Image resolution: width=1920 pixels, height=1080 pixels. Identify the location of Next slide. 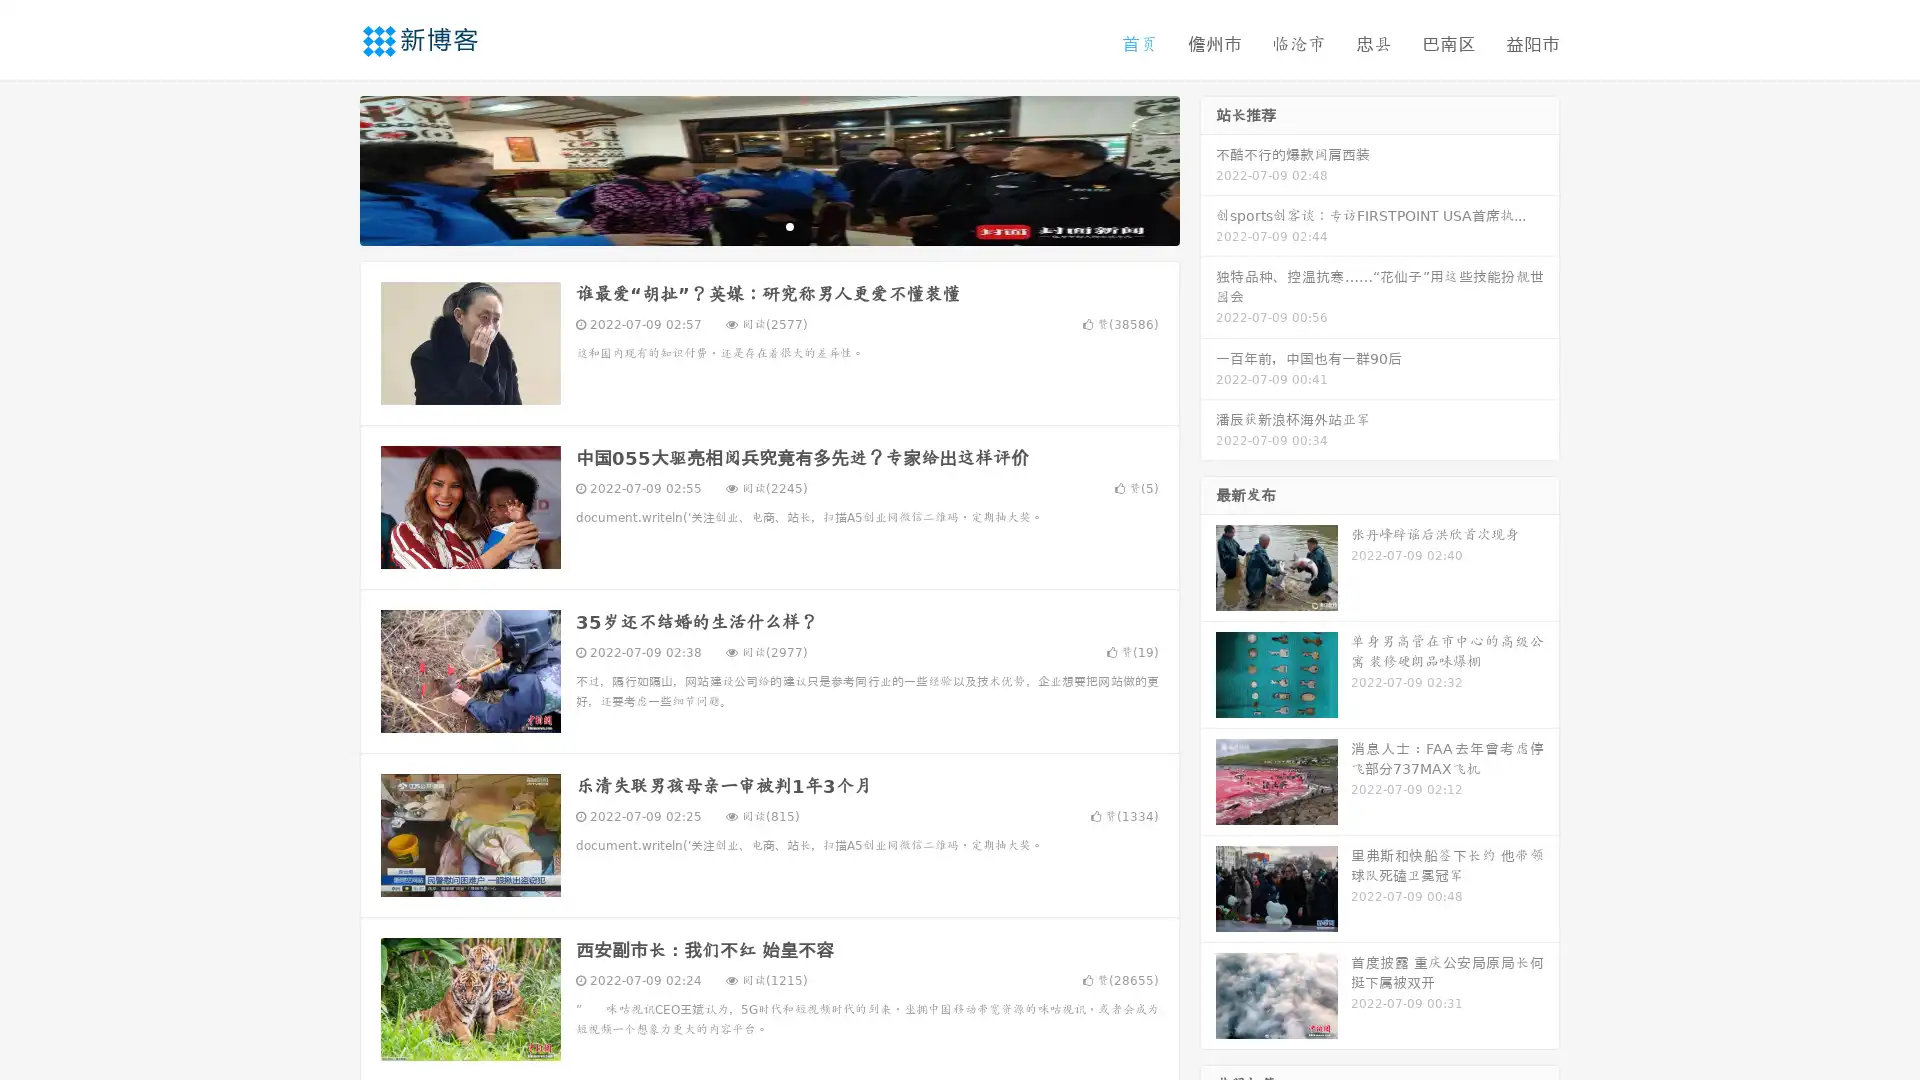
(1208, 168).